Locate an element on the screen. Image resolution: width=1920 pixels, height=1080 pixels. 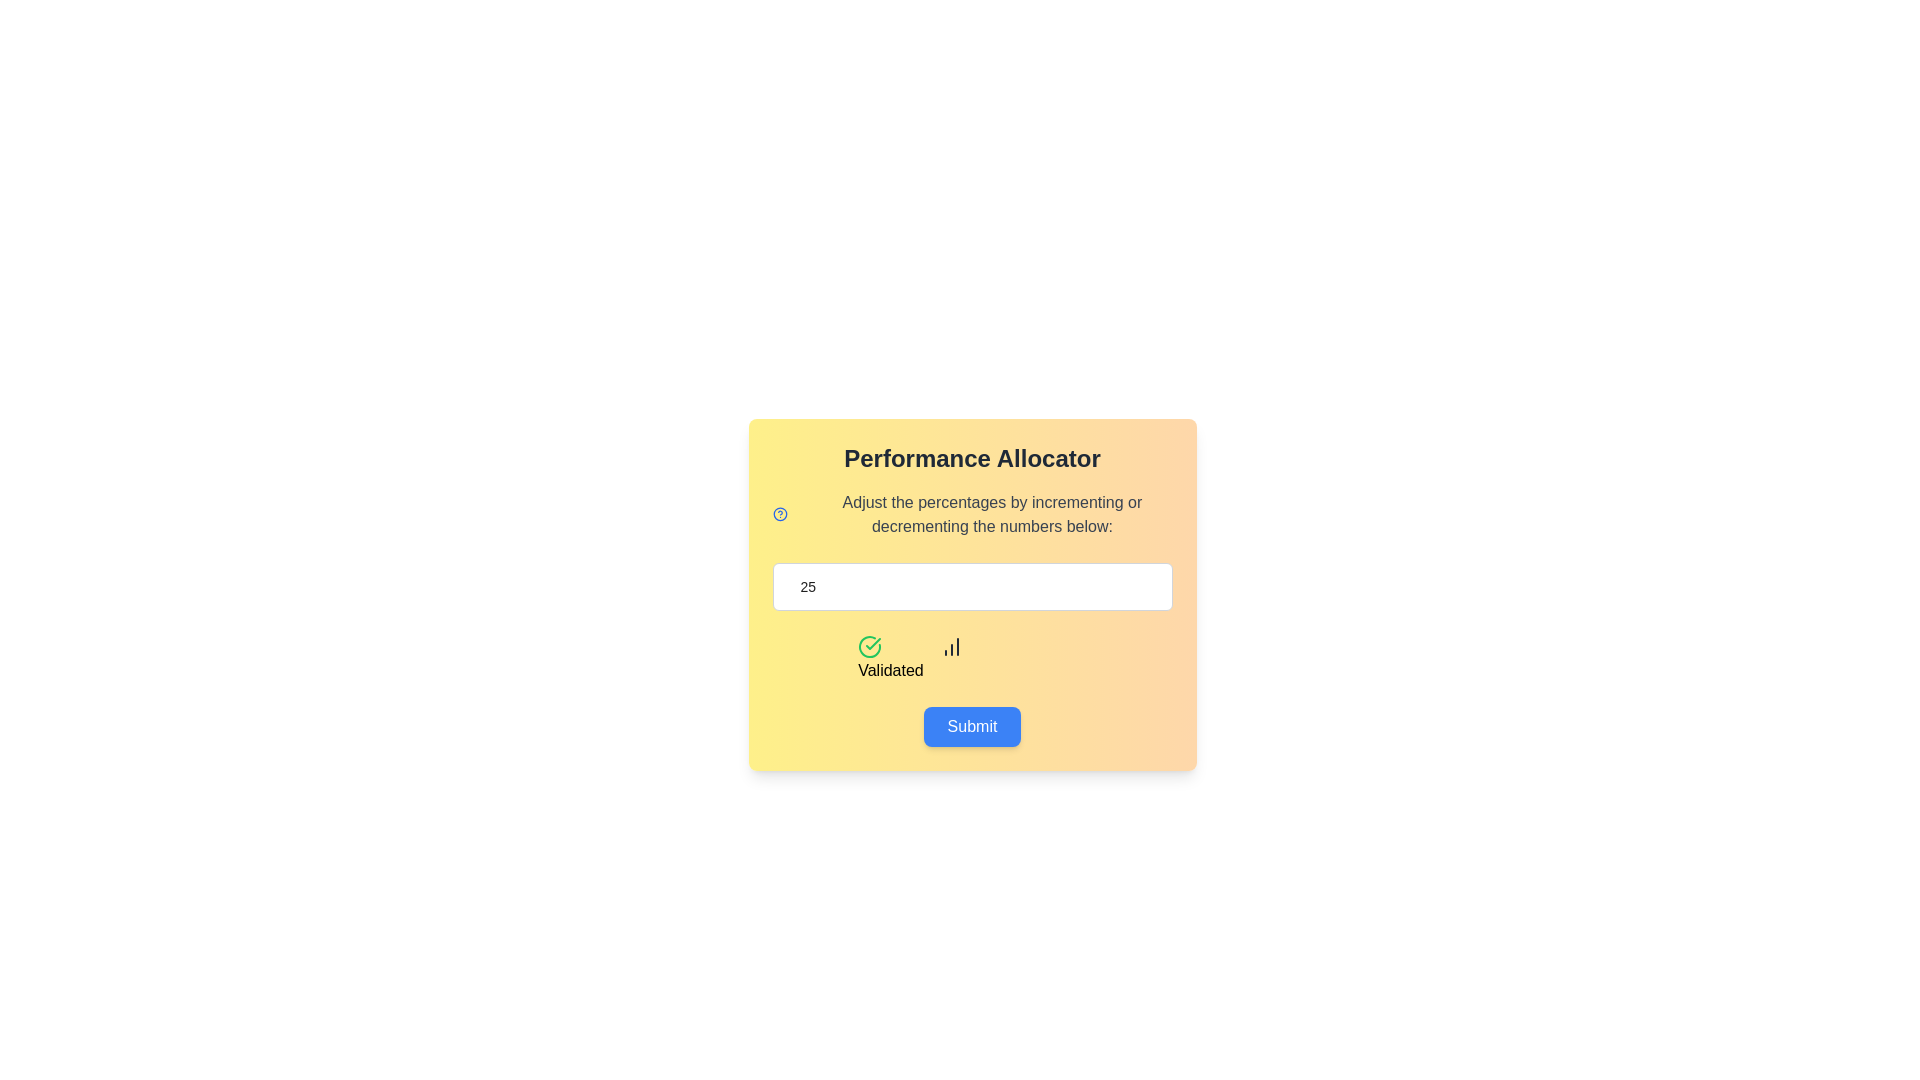
the static text block that instructs users to adjust percentages, located prominently below the 'Performance Allocator' title and above a numeric input field is located at coordinates (992, 514).